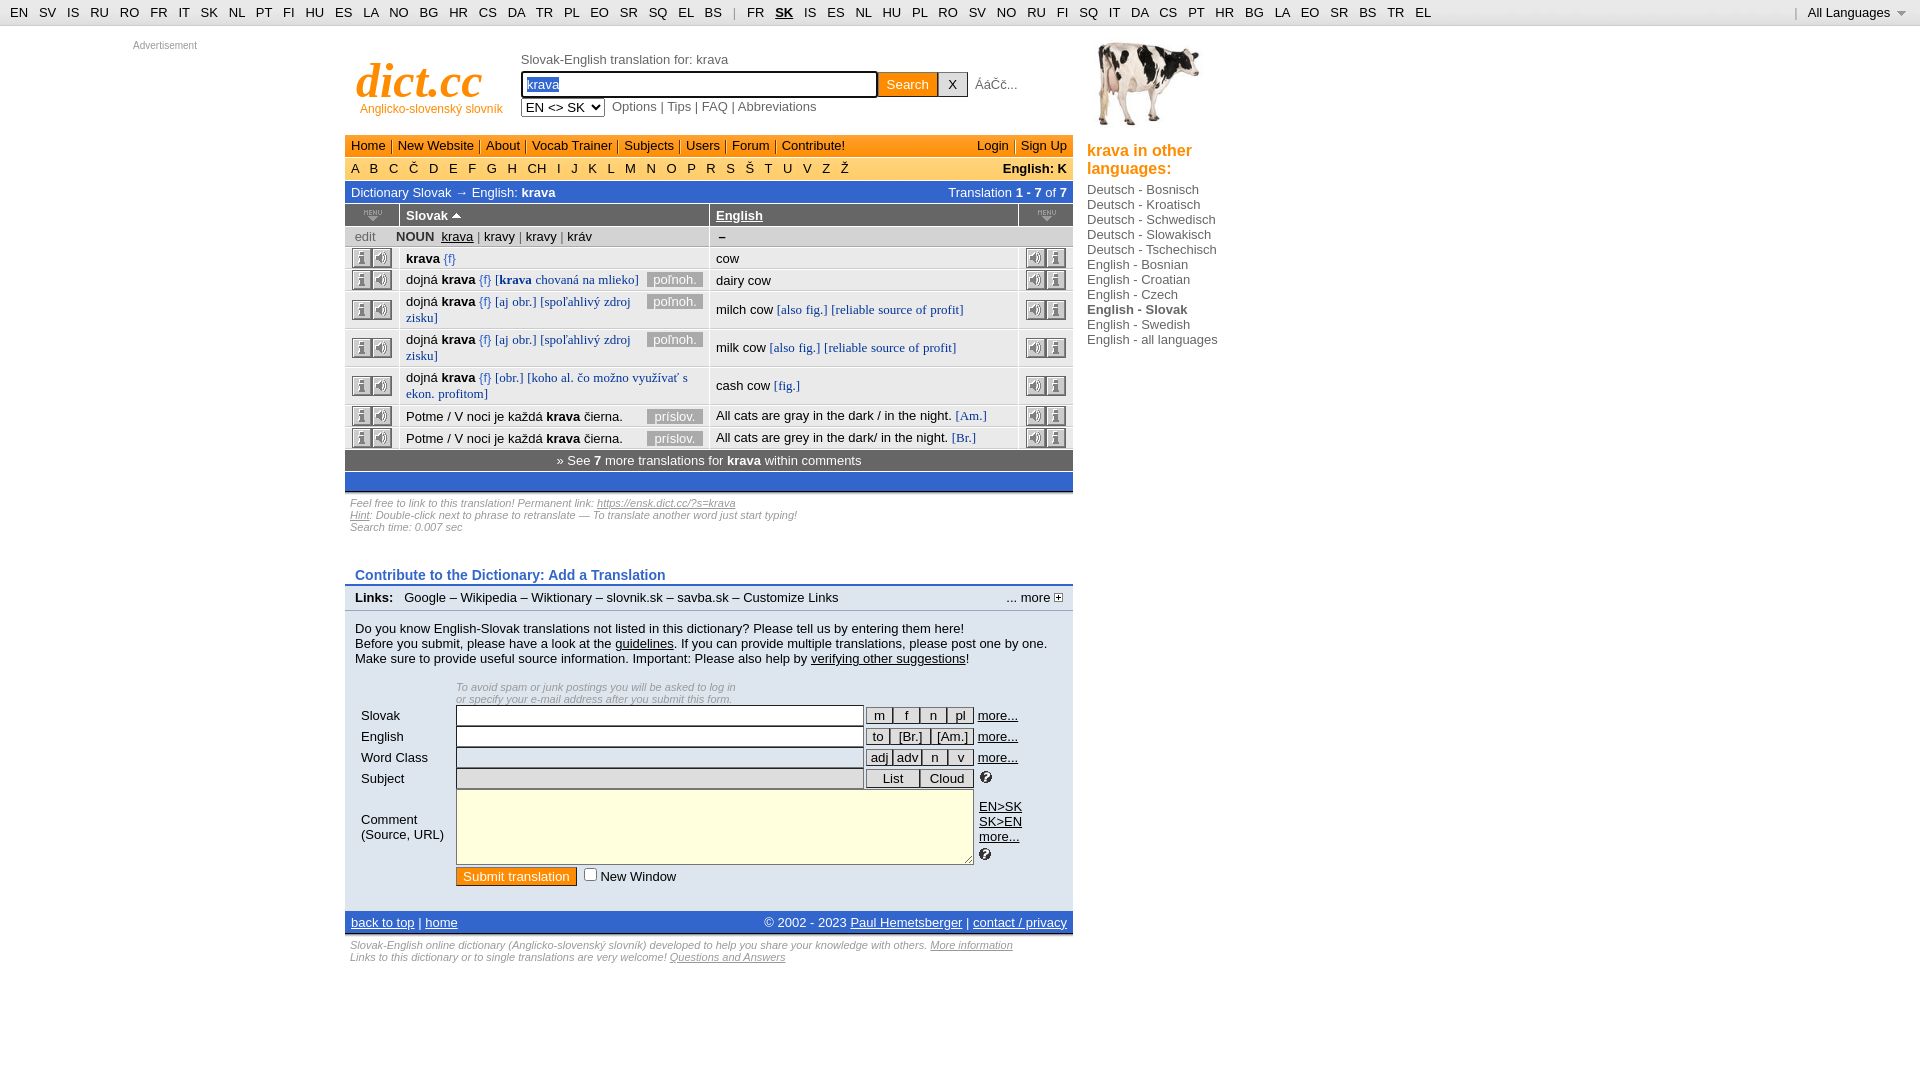  I want to click on 'NO', so click(398, 12).